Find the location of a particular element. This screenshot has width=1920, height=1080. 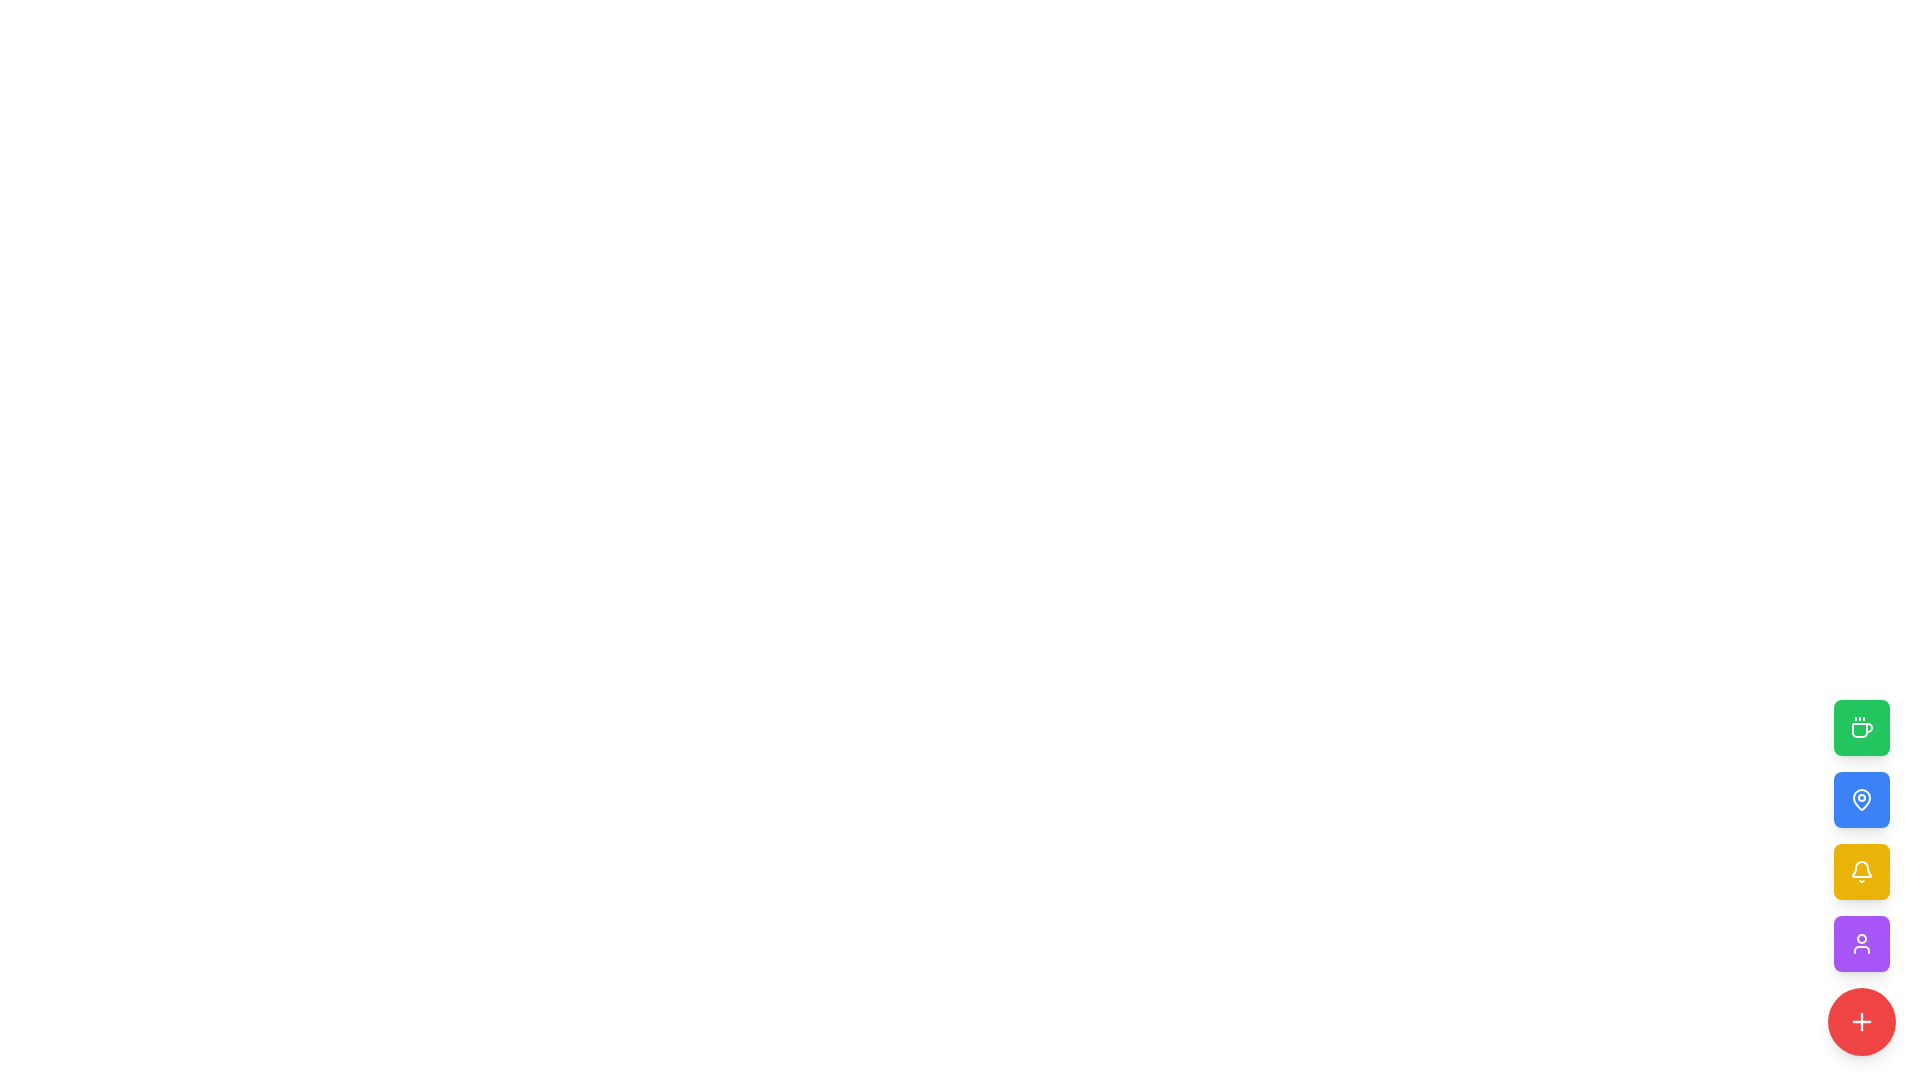

the coffee-related icon located in the top green button on the right edge of the interface, which is the first button in a vertical stack is located at coordinates (1861, 728).